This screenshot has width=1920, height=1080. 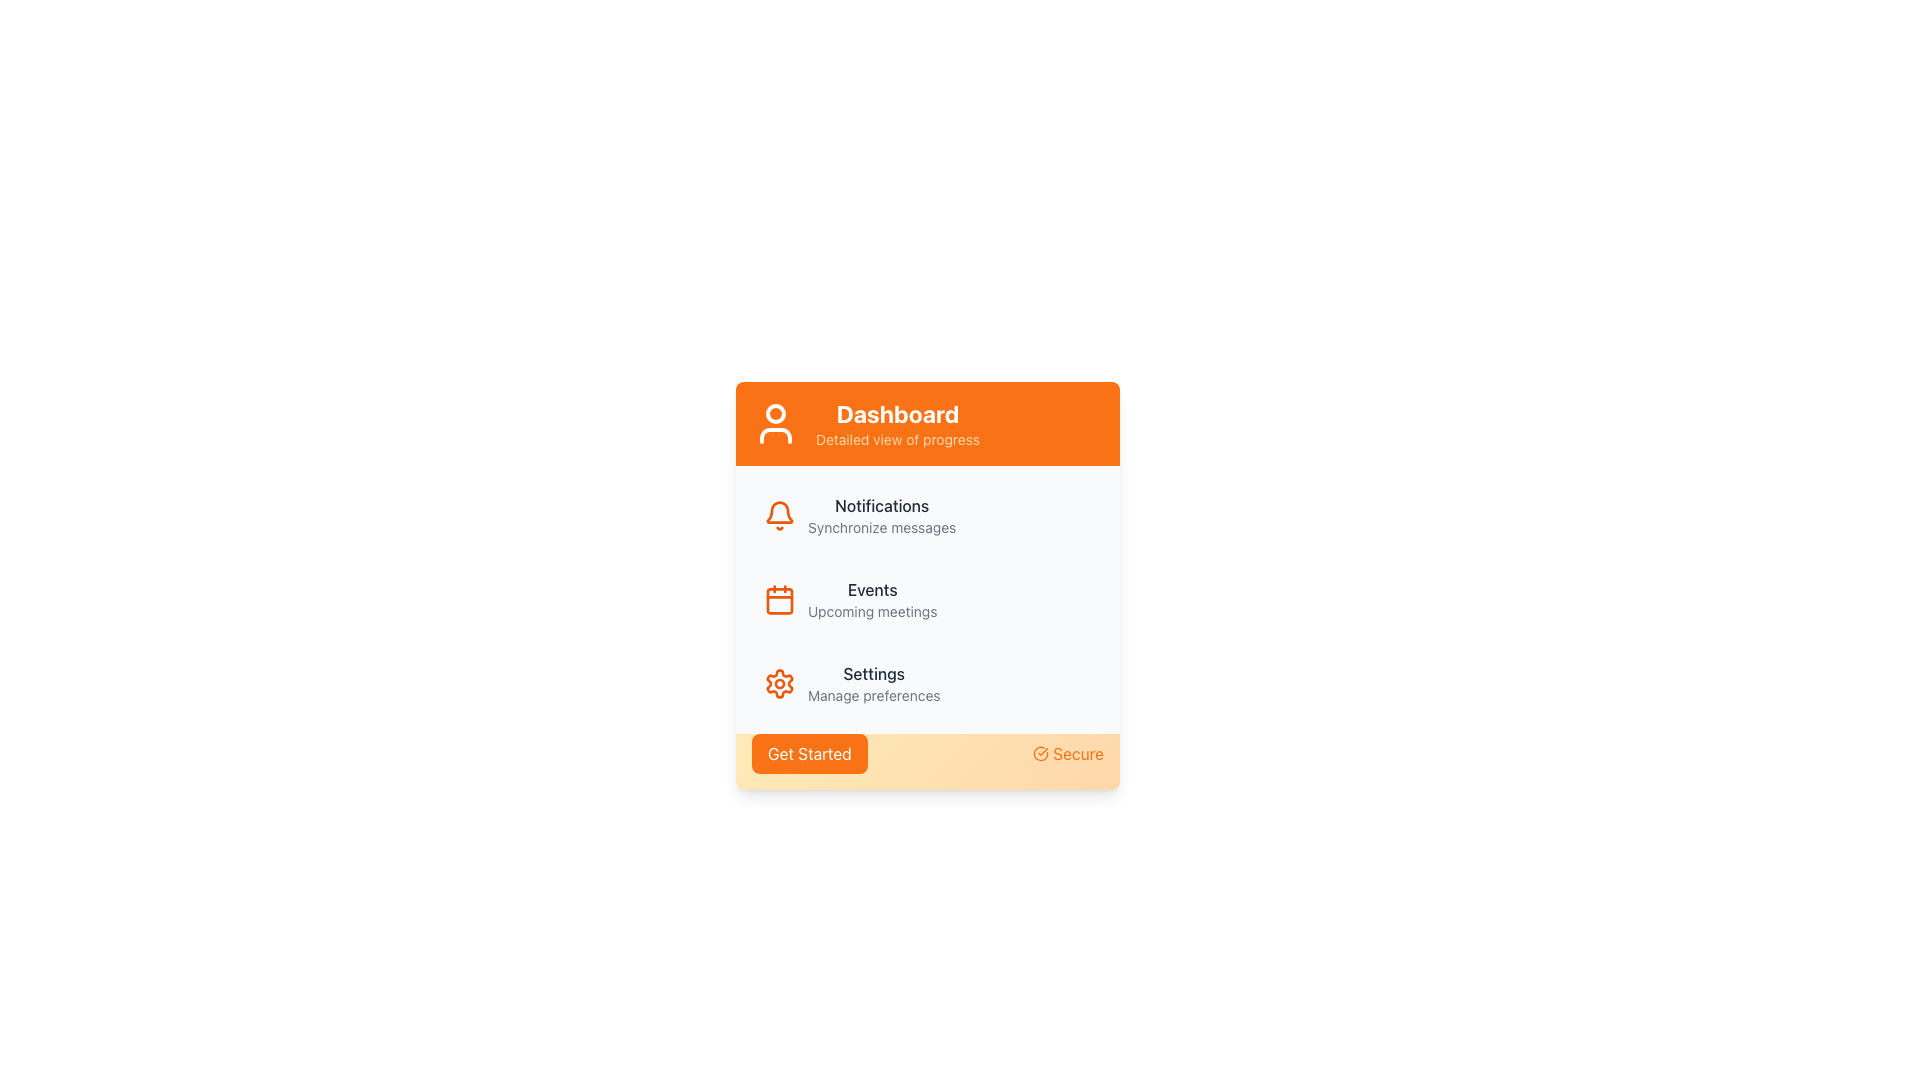 I want to click on the 'Dashboard' text label, which is prominently displayed in bold white font on an orange background at the top of the dashboard card, so click(x=896, y=412).